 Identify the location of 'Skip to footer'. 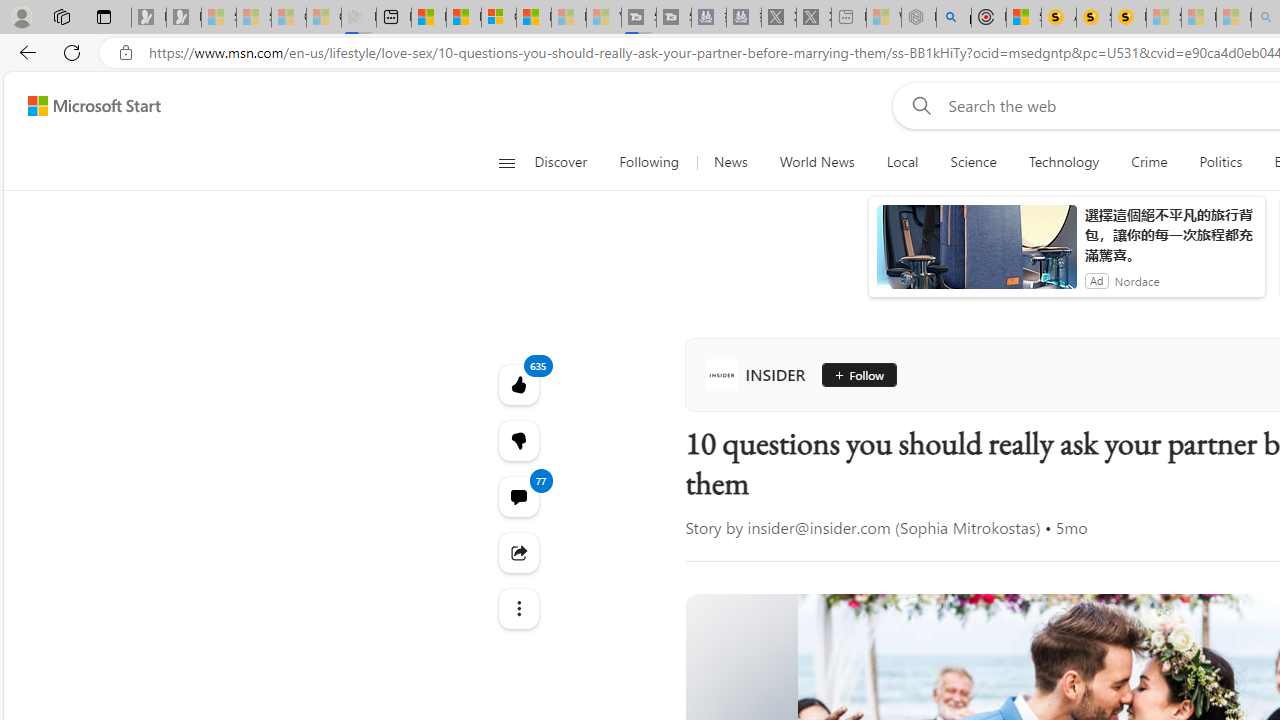
(81, 105).